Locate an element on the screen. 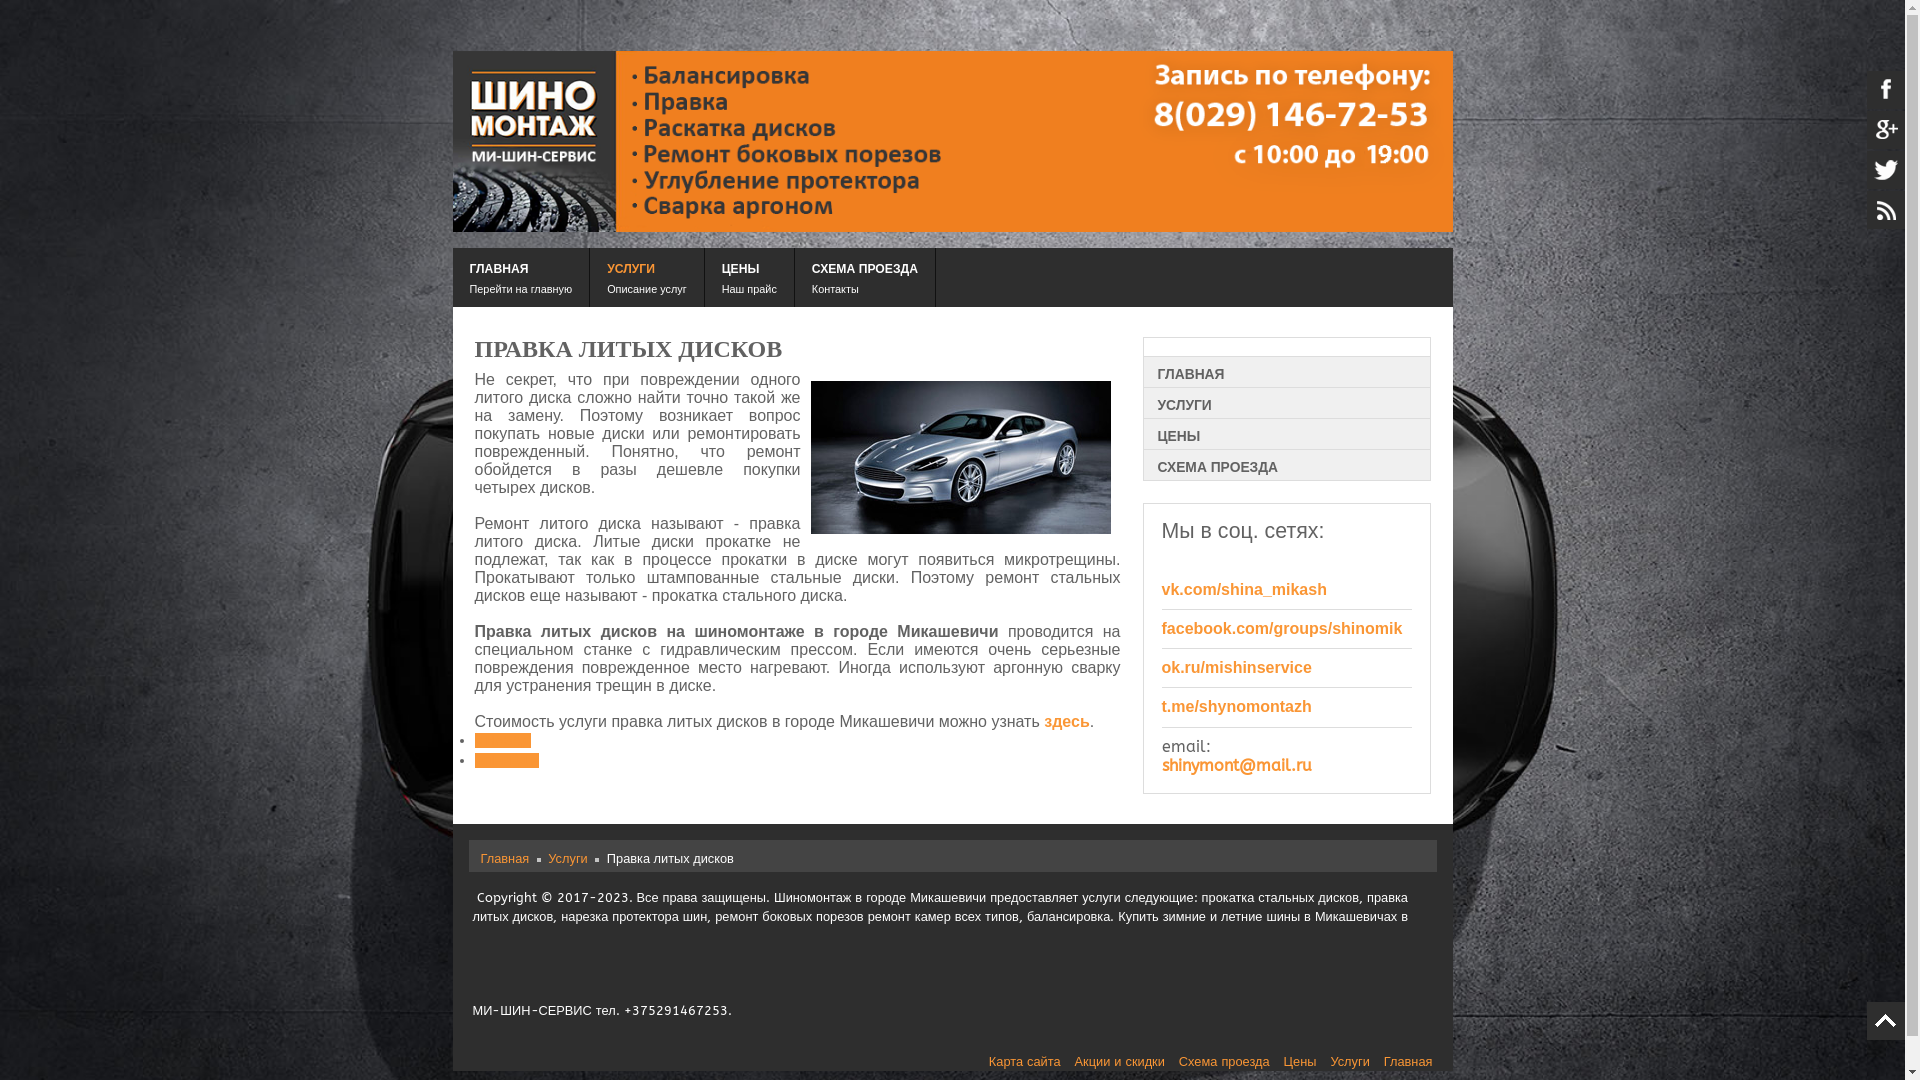  'ok.ru/mishinservice' is located at coordinates (1236, 667).